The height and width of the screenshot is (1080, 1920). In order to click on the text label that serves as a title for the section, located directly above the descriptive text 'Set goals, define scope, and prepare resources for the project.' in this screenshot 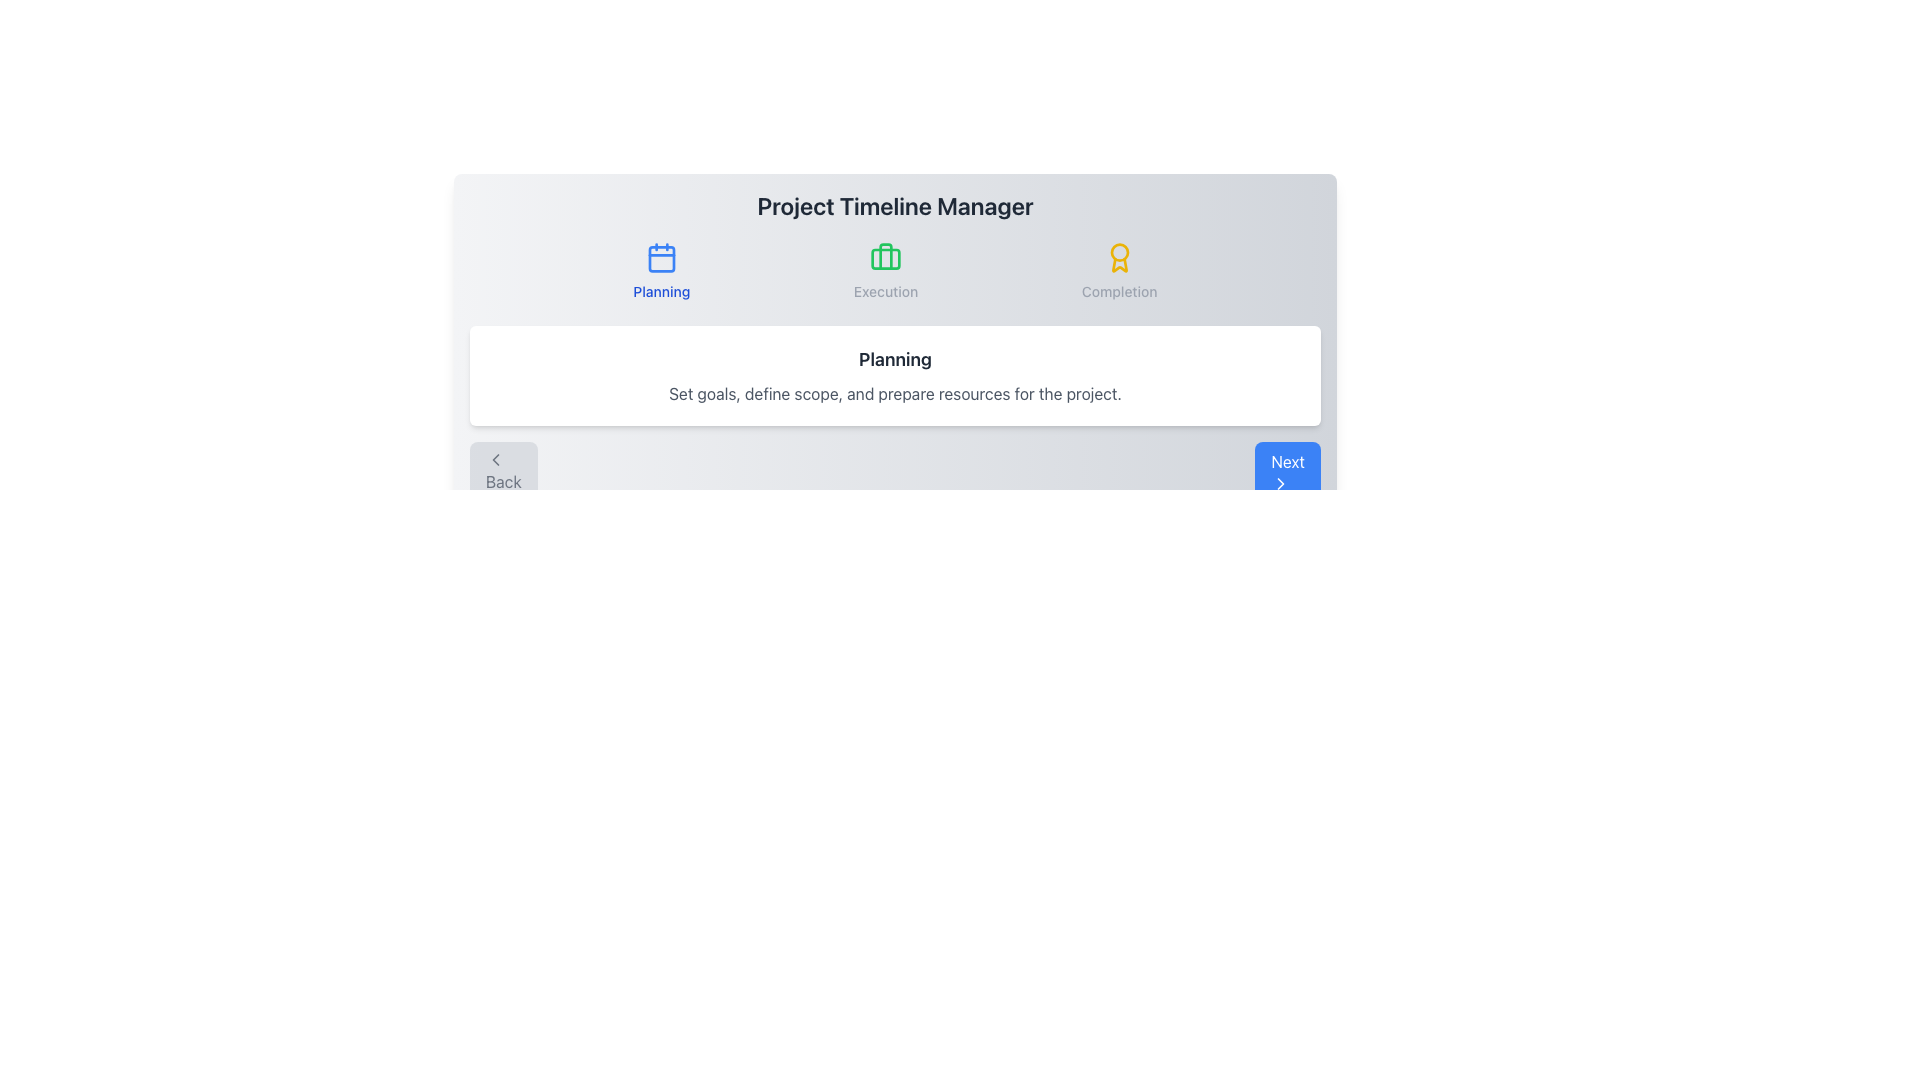, I will do `click(894, 358)`.